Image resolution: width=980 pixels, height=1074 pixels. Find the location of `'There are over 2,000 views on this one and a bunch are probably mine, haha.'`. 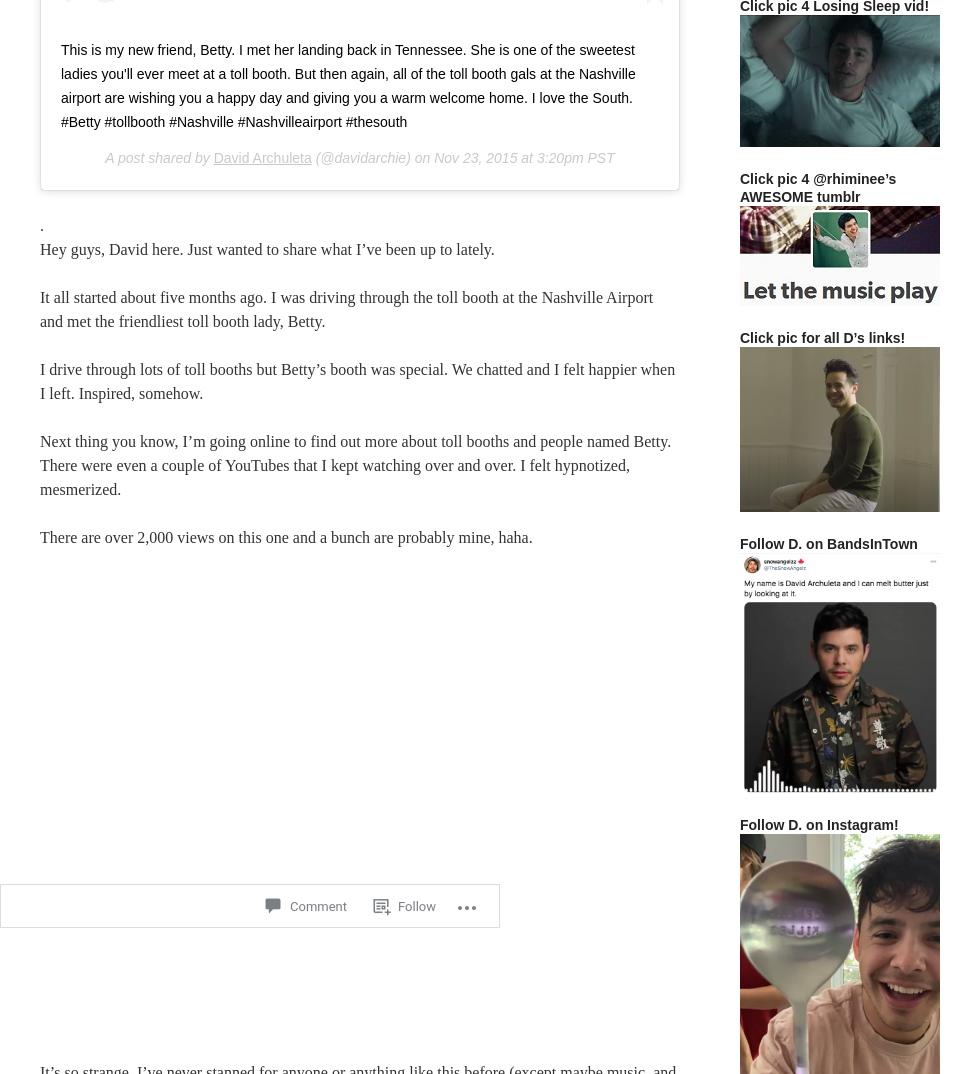

'There are over 2,000 views on this one and a bunch are probably mine, haha.' is located at coordinates (285, 536).